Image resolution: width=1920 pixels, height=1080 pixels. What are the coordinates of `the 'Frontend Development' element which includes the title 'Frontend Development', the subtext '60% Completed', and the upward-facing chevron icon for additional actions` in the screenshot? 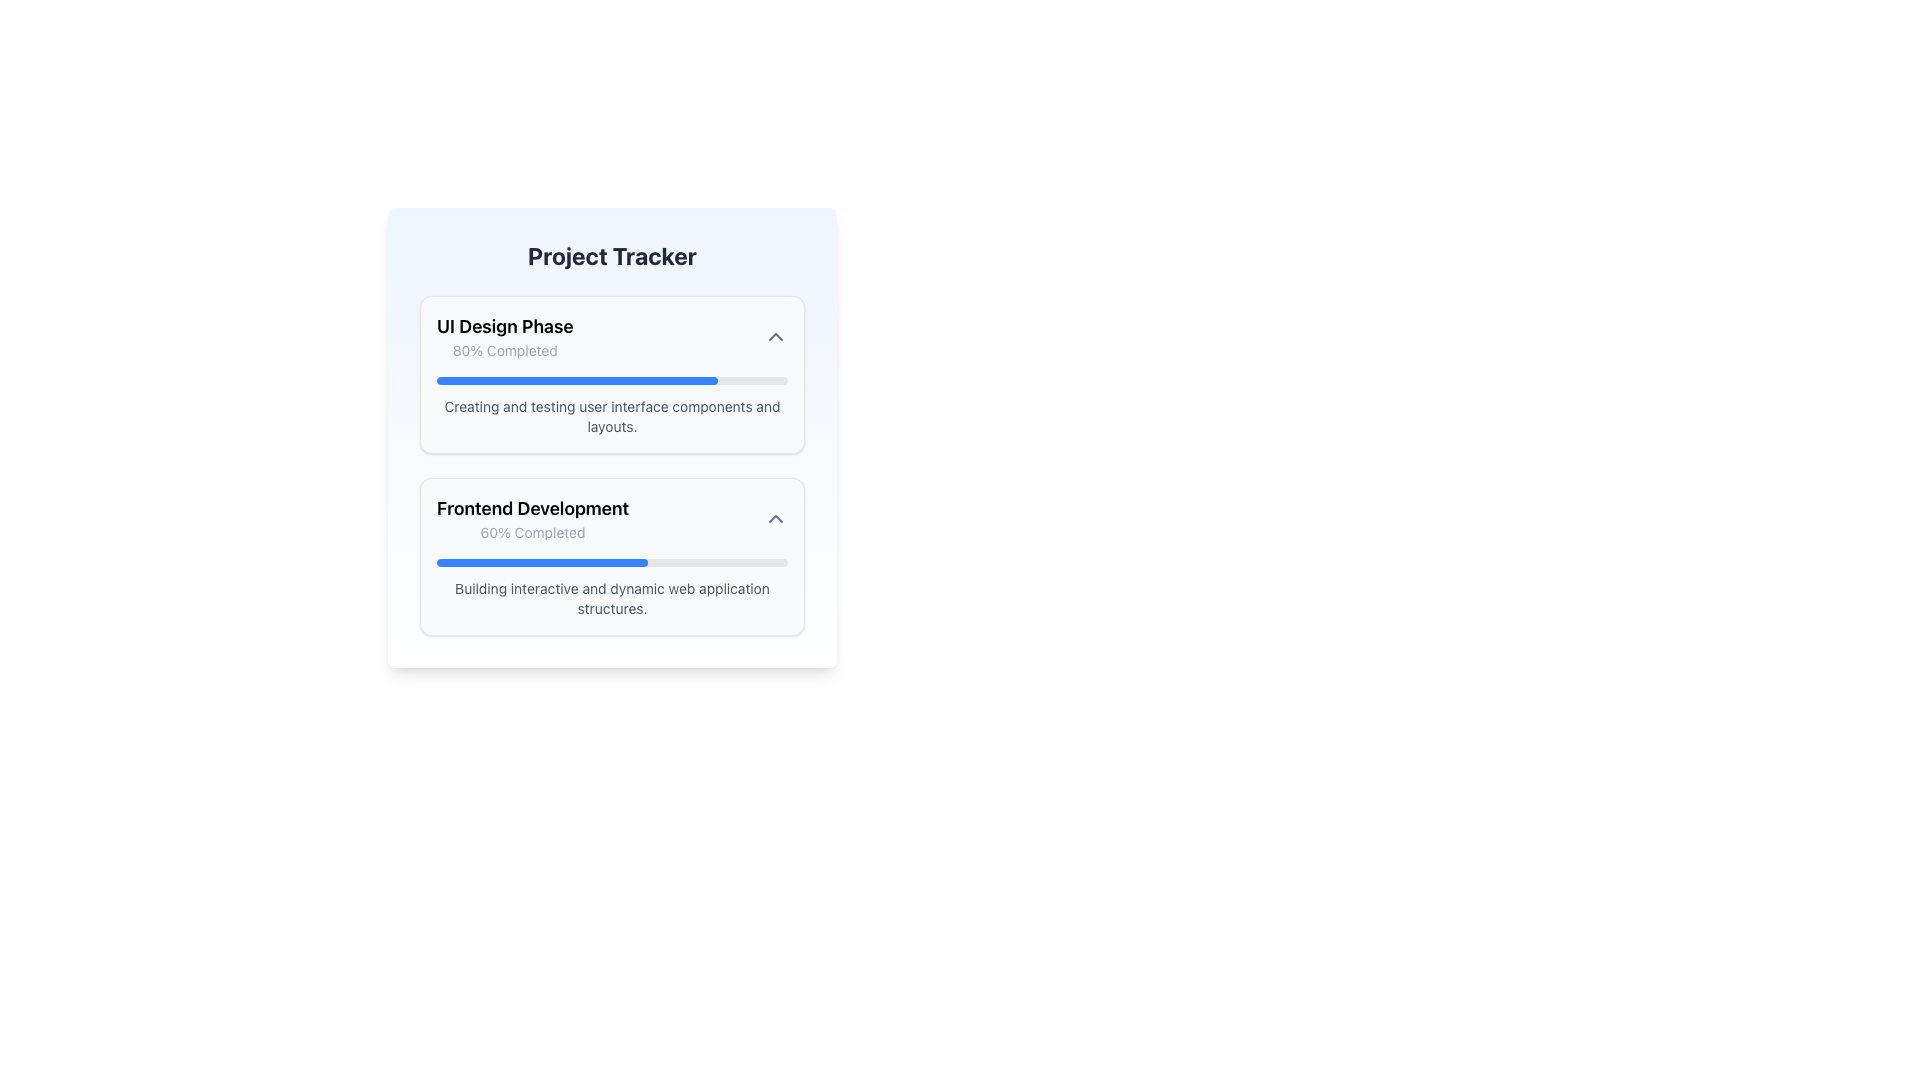 It's located at (611, 518).